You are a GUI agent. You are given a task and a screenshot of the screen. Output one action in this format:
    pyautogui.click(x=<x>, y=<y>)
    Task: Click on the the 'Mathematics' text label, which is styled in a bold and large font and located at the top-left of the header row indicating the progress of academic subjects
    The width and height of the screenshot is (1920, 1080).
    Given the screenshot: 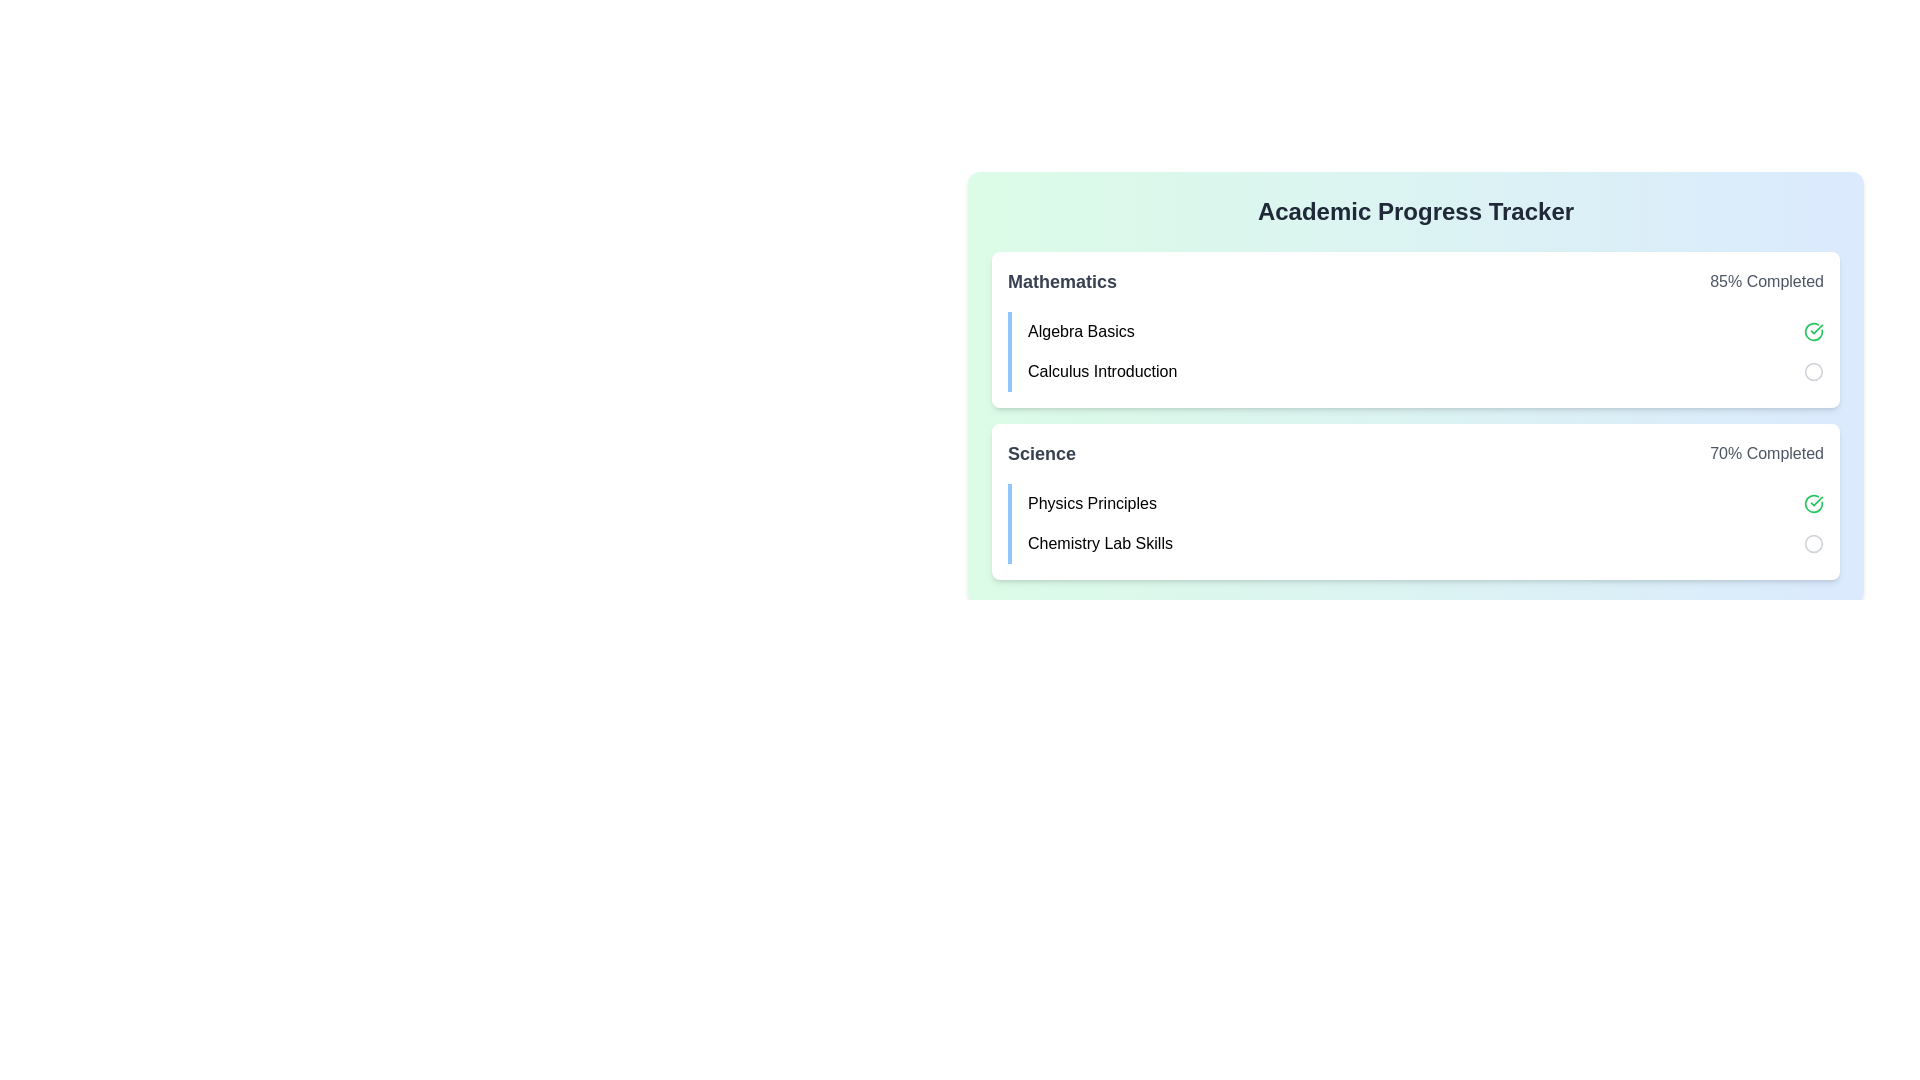 What is the action you would take?
    pyautogui.click(x=1061, y=281)
    